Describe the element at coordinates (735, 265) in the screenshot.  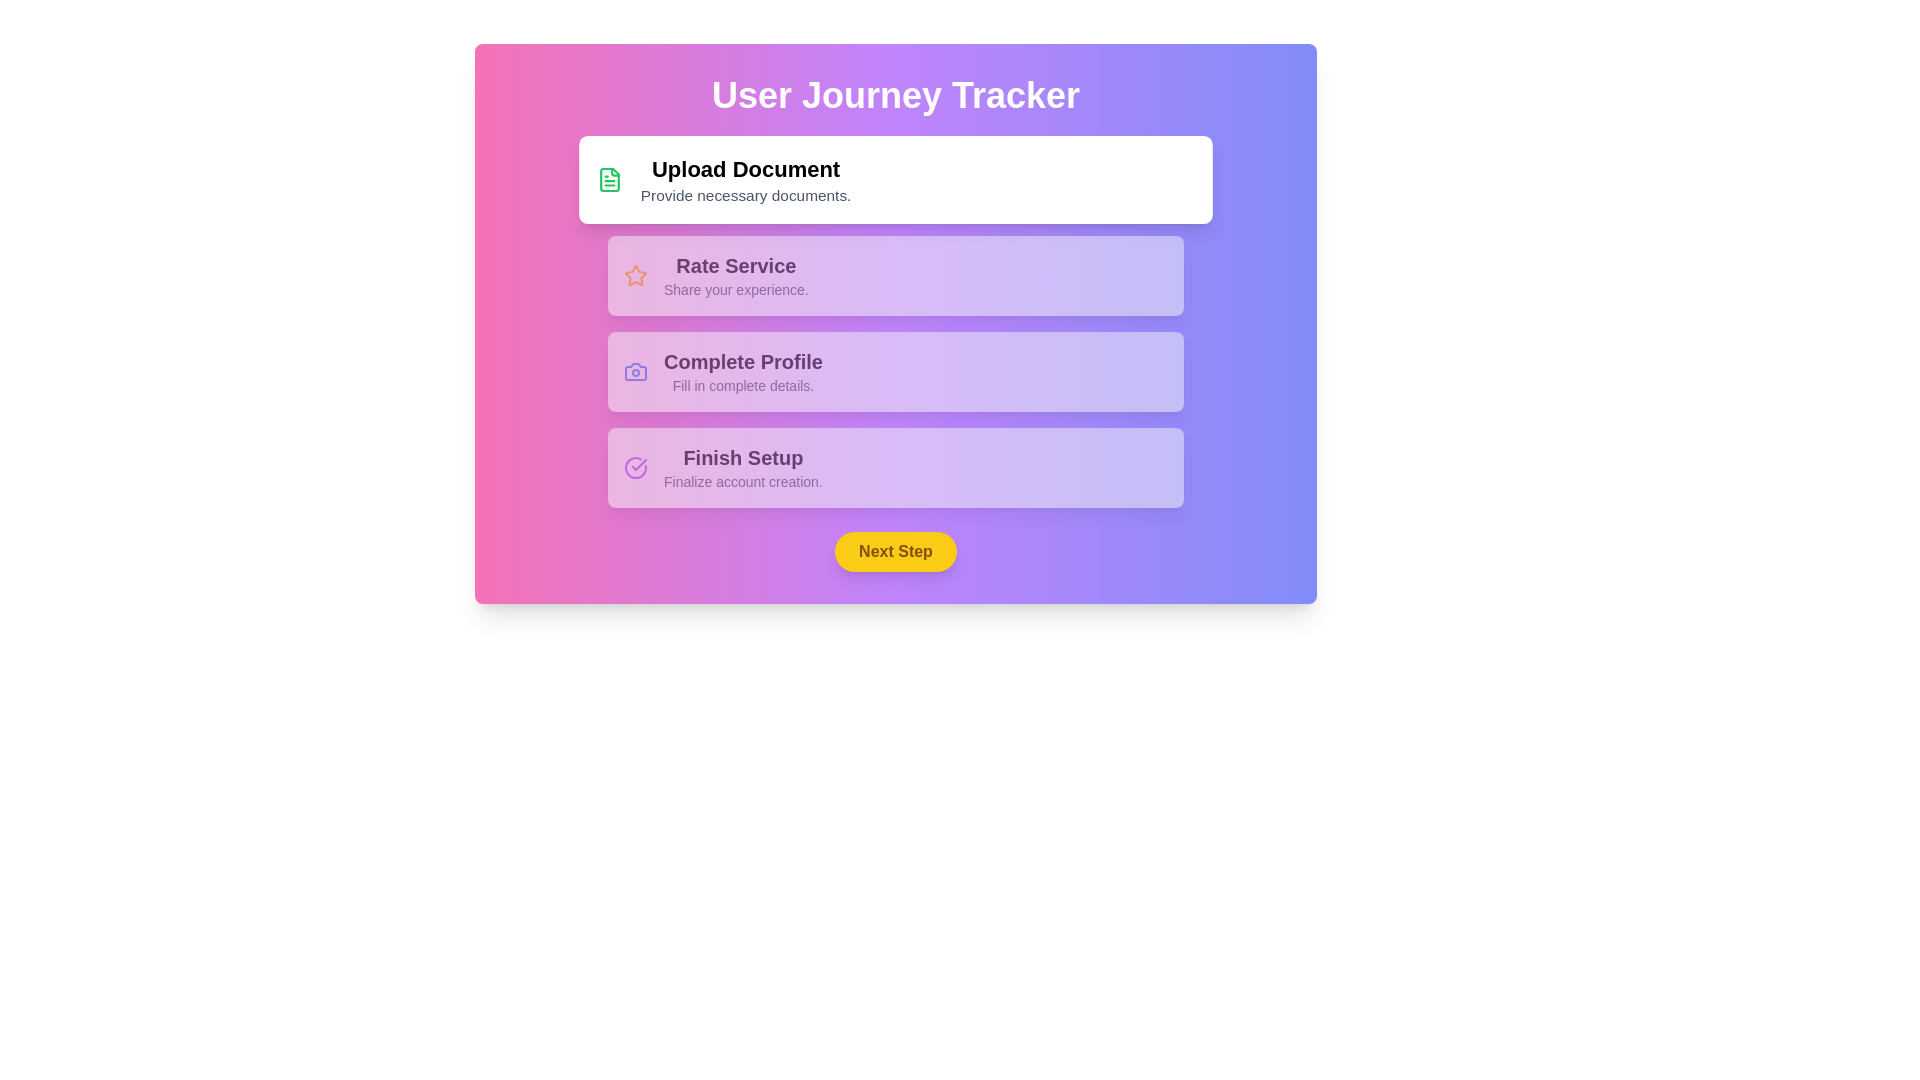
I see `the bold 'Rate Service' text element that is prominently displayed in a larger font size against a light purple background` at that location.